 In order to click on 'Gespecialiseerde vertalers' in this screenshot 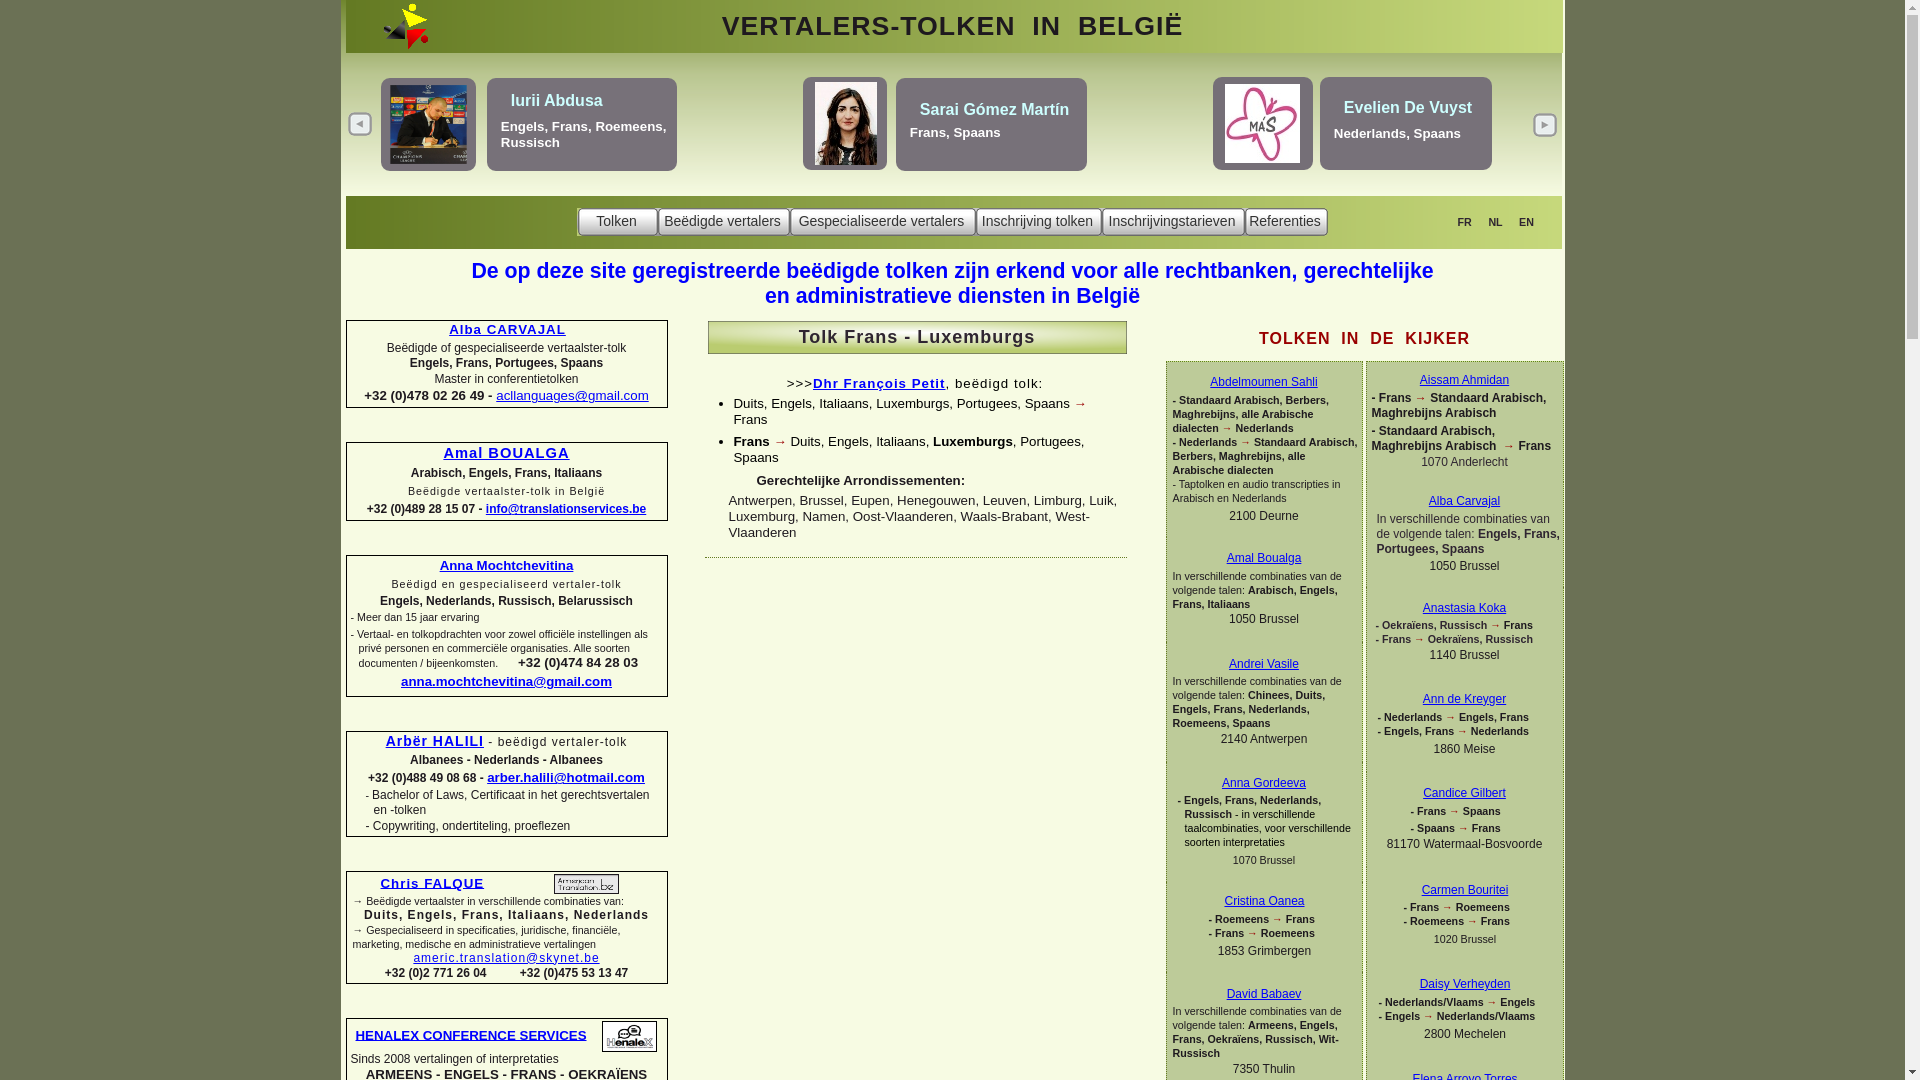, I will do `click(882, 222)`.